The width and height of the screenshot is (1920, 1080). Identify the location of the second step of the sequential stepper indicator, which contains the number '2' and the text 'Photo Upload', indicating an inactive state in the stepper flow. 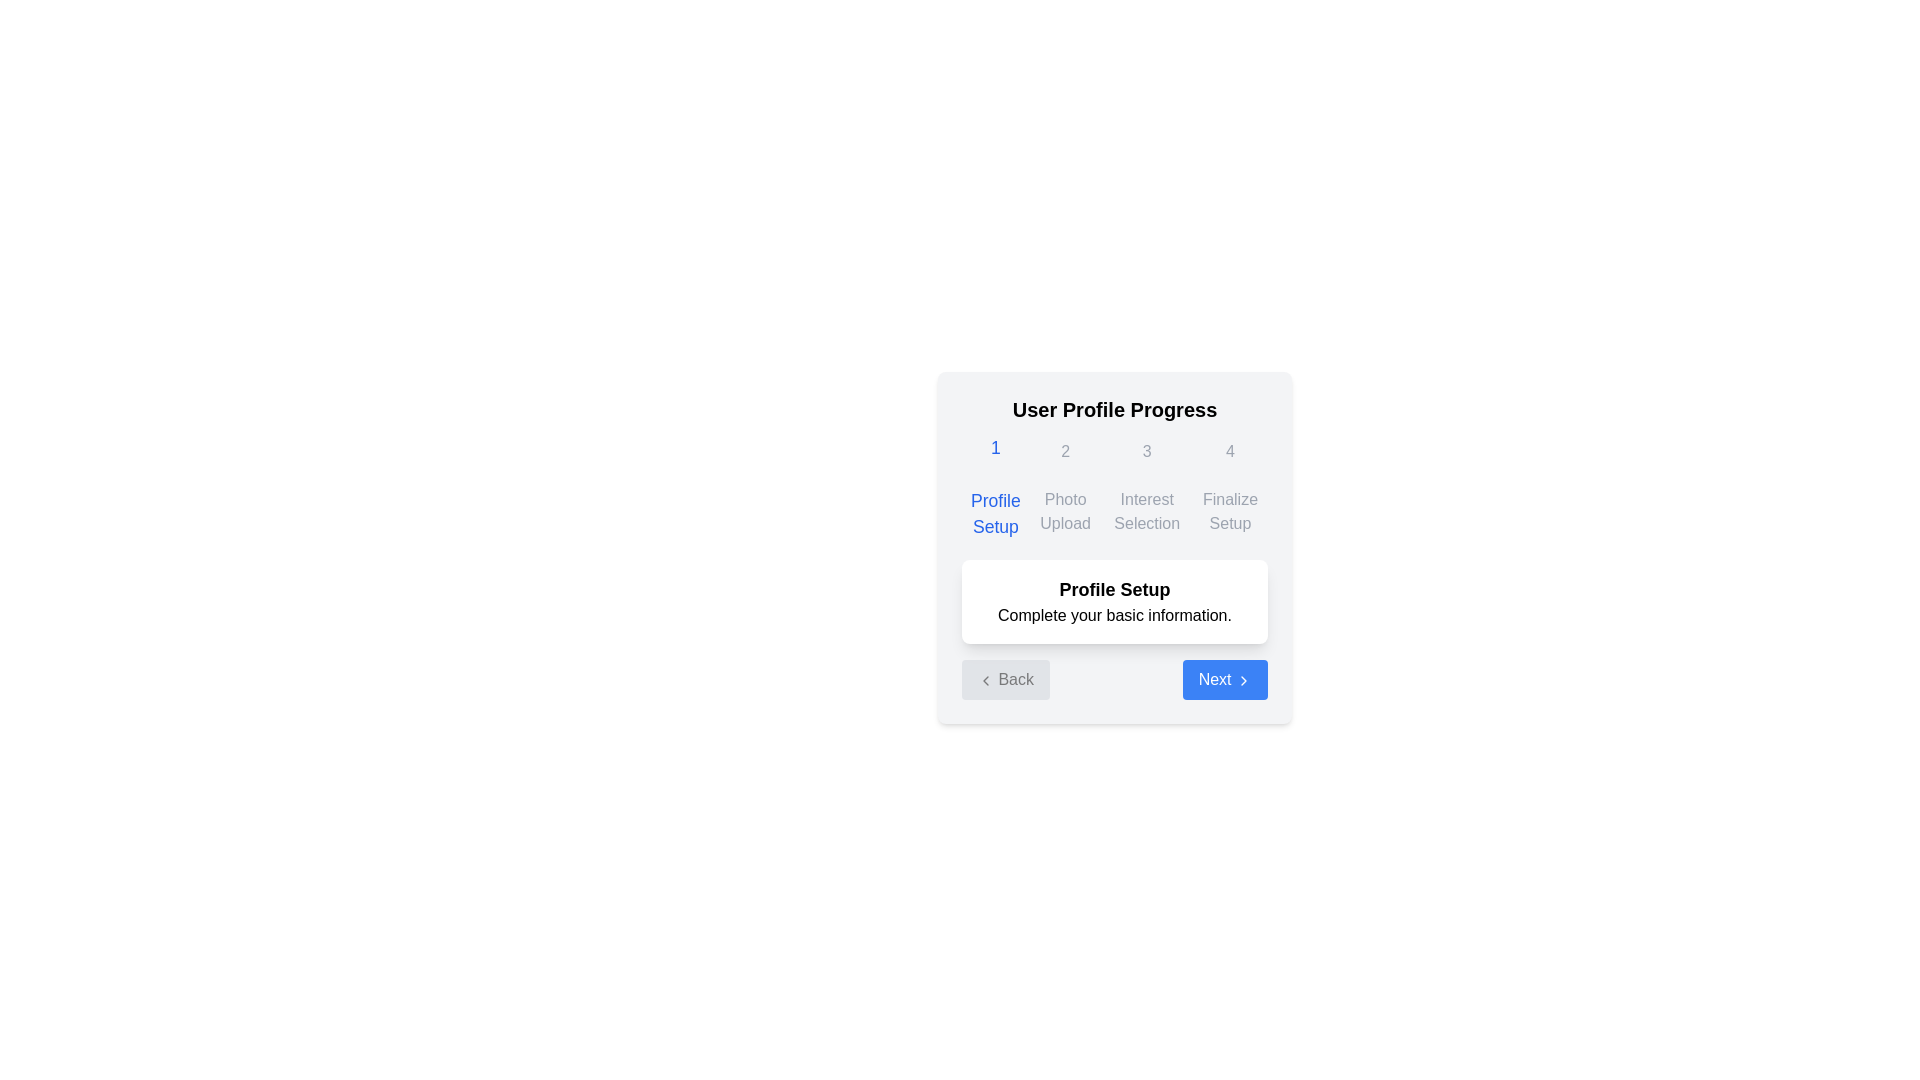
(1064, 488).